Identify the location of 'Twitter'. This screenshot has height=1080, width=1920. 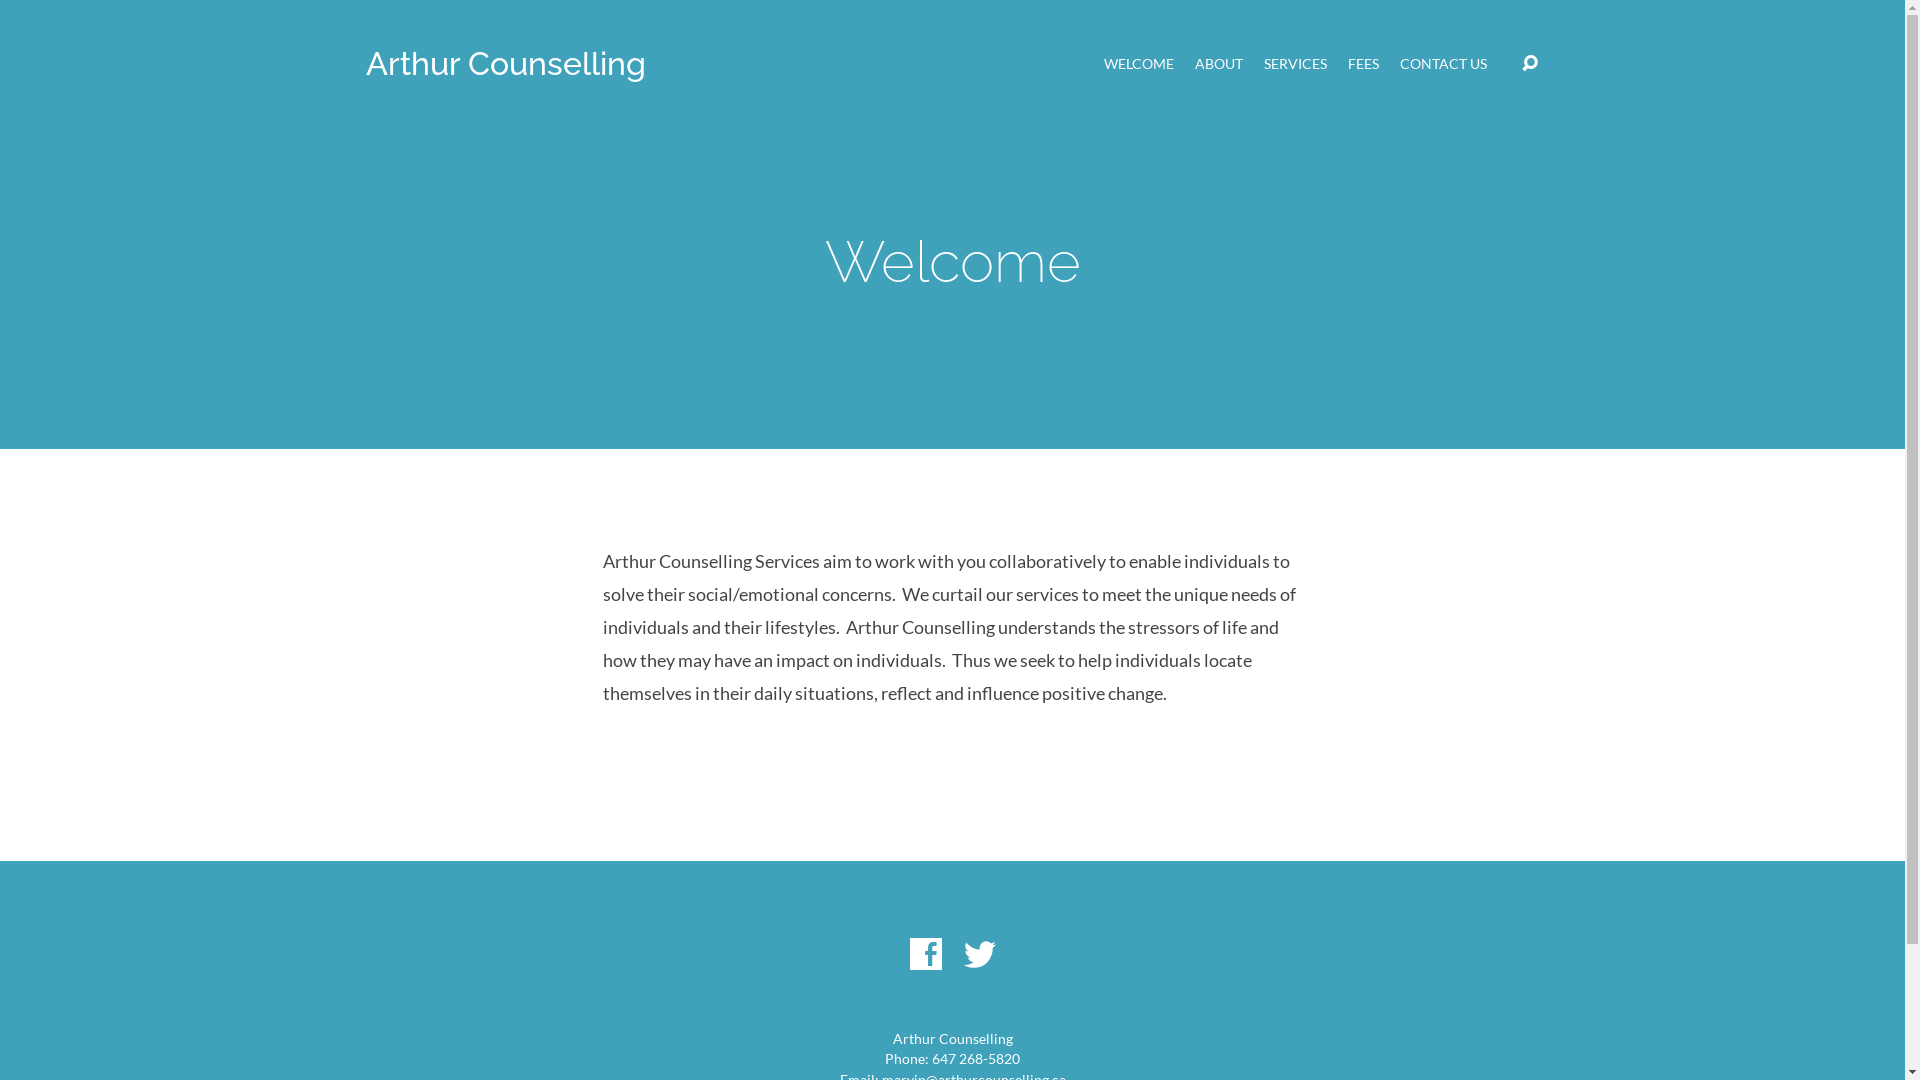
(979, 952).